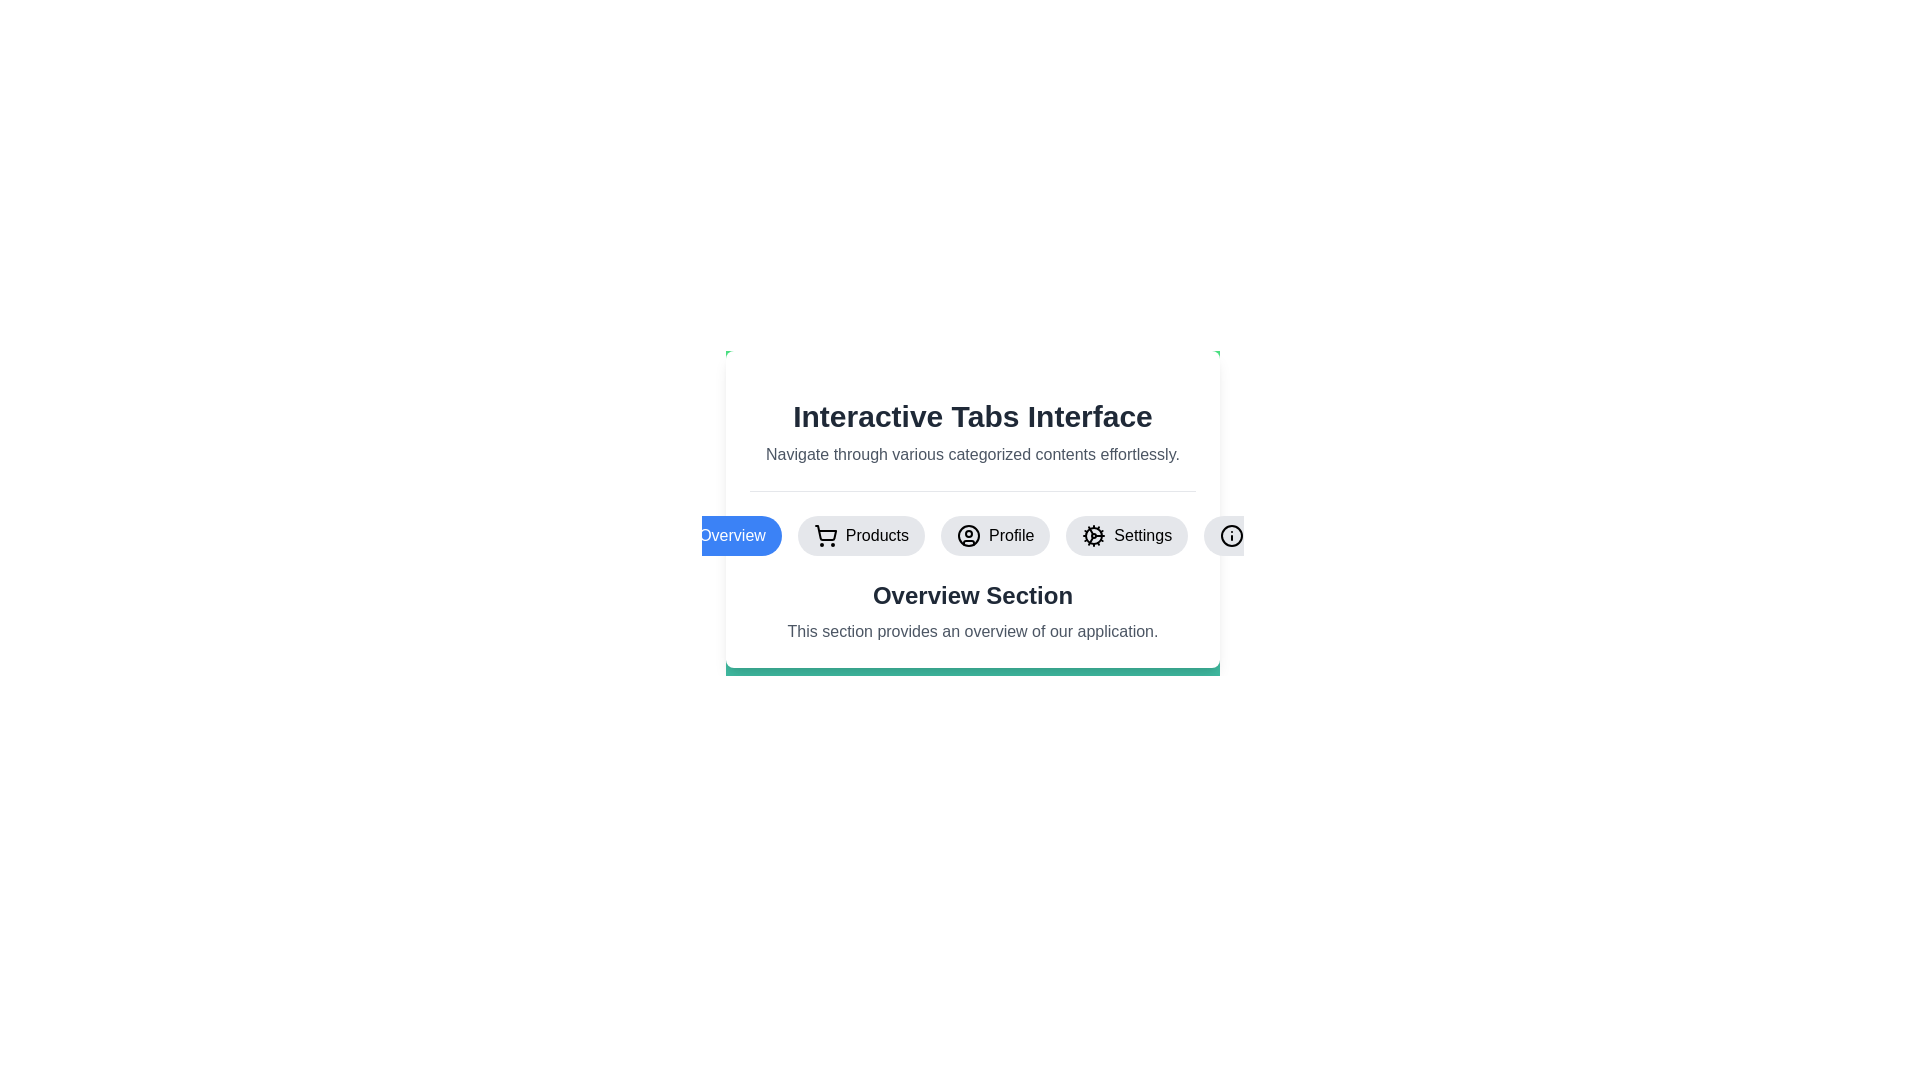  I want to click on the 'Overview Section' text label, which is prominently displayed in a large, semibold font with dark gray color, located near the center of the interface just beneath the interactive tabs, so click(973, 595).